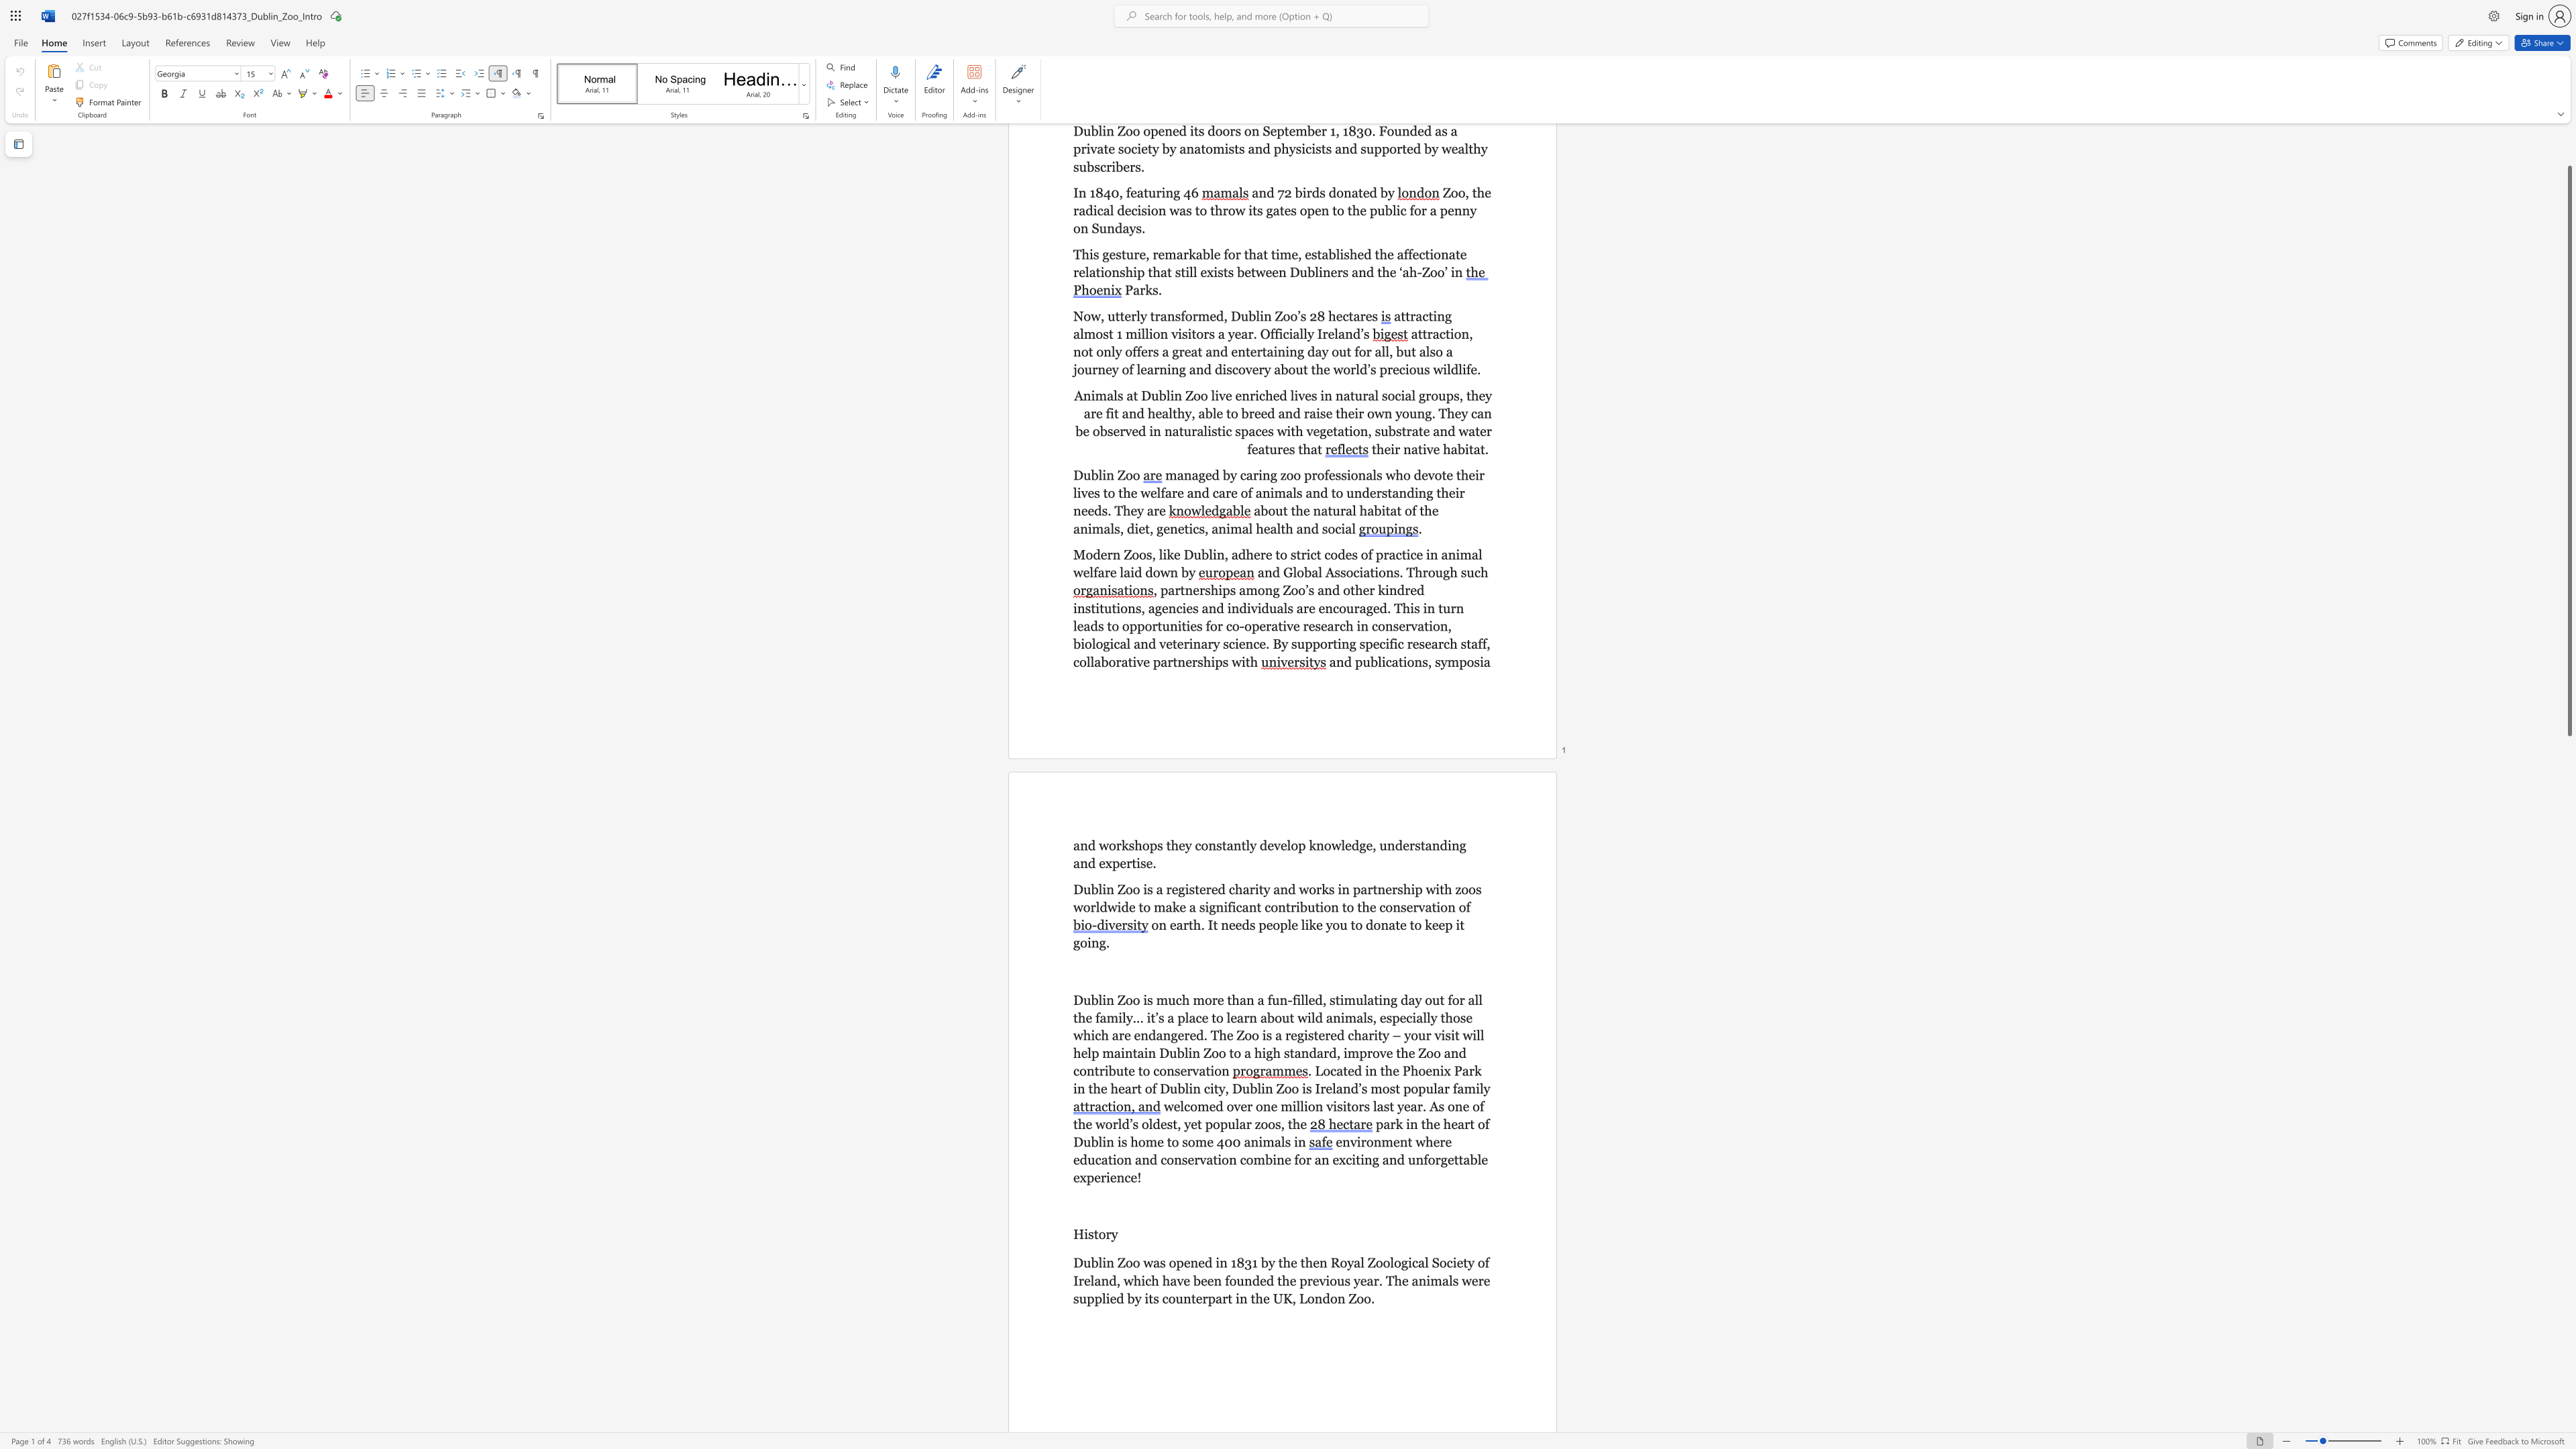 The width and height of the screenshot is (2576, 1449). What do you see at coordinates (1195, 1017) in the screenshot?
I see `the subset text "ce to learn about wild" within the text "a place to learn about wild animals, especially those which are endangered. The Zoo is a registered charity – your visit will help"` at bounding box center [1195, 1017].